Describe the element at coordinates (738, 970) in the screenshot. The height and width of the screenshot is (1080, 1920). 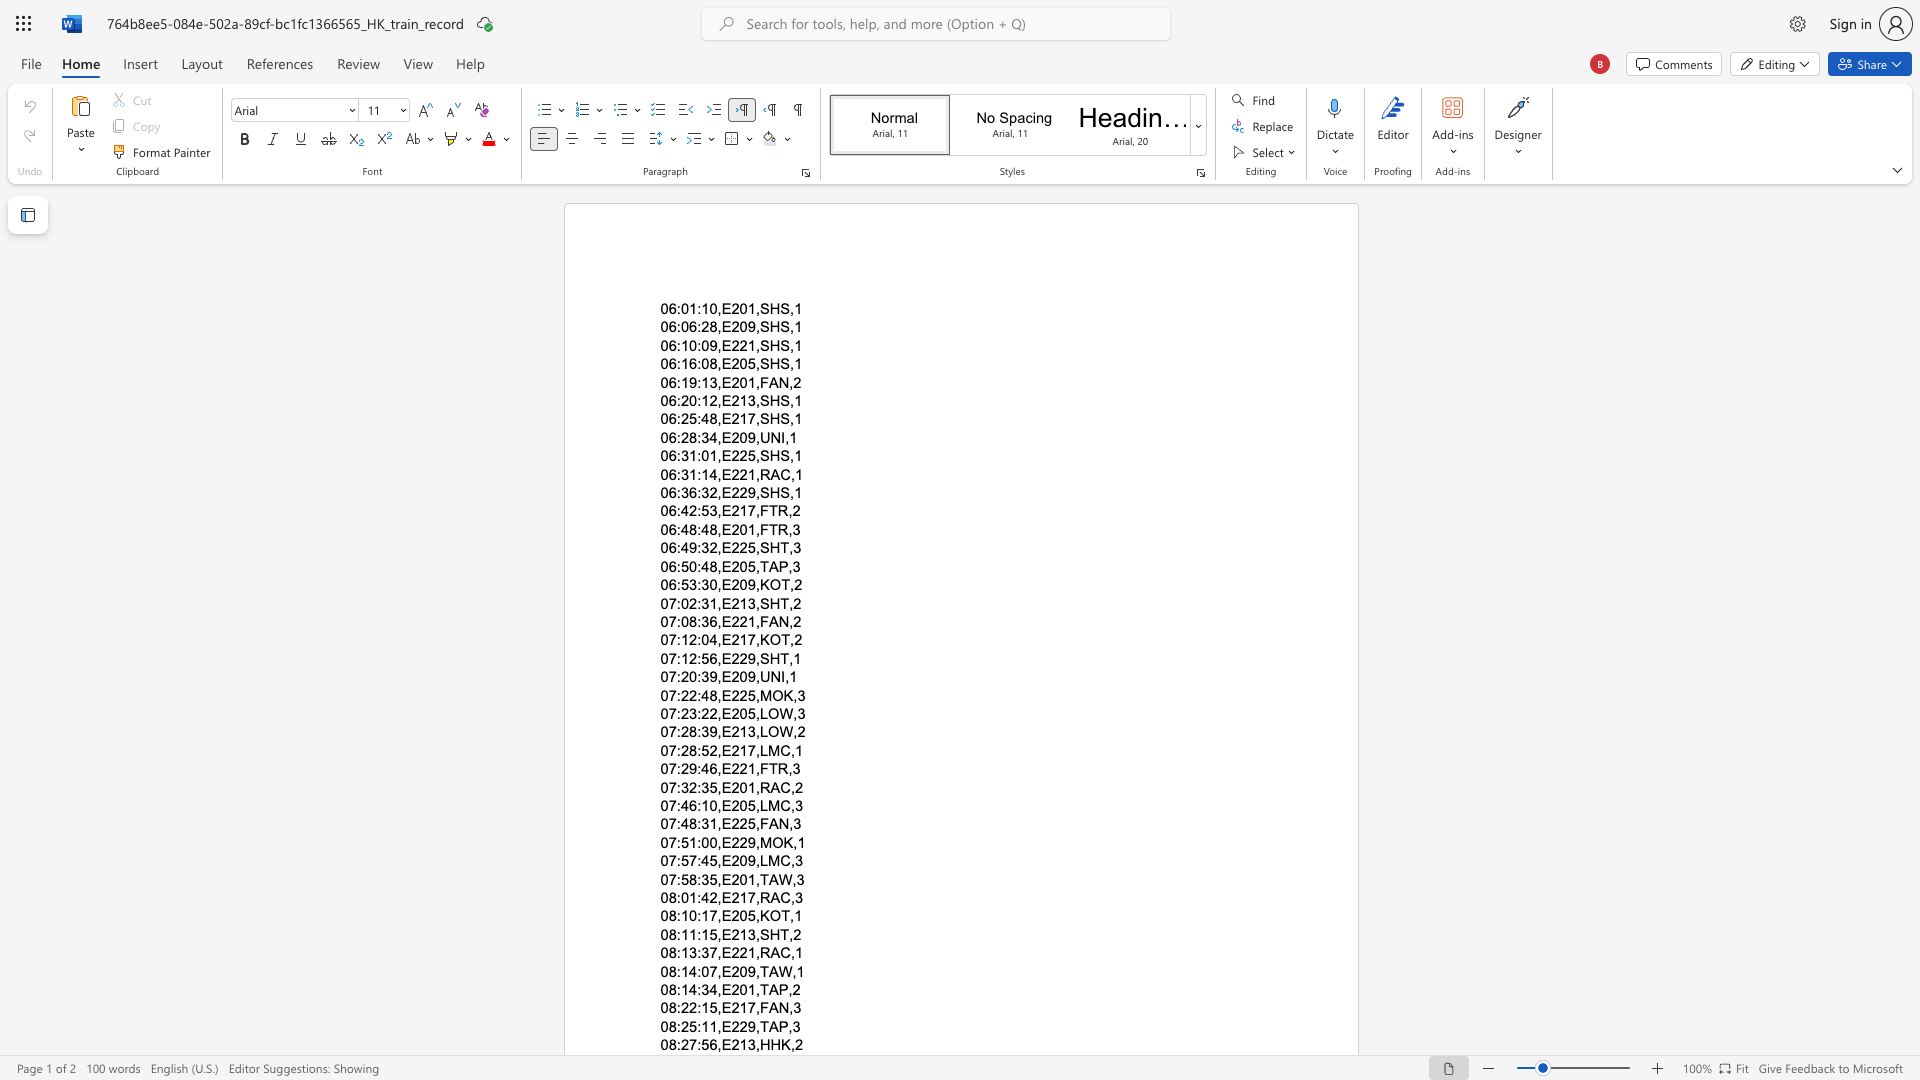
I see `the space between the continuous character "2" and "0" in the text` at that location.